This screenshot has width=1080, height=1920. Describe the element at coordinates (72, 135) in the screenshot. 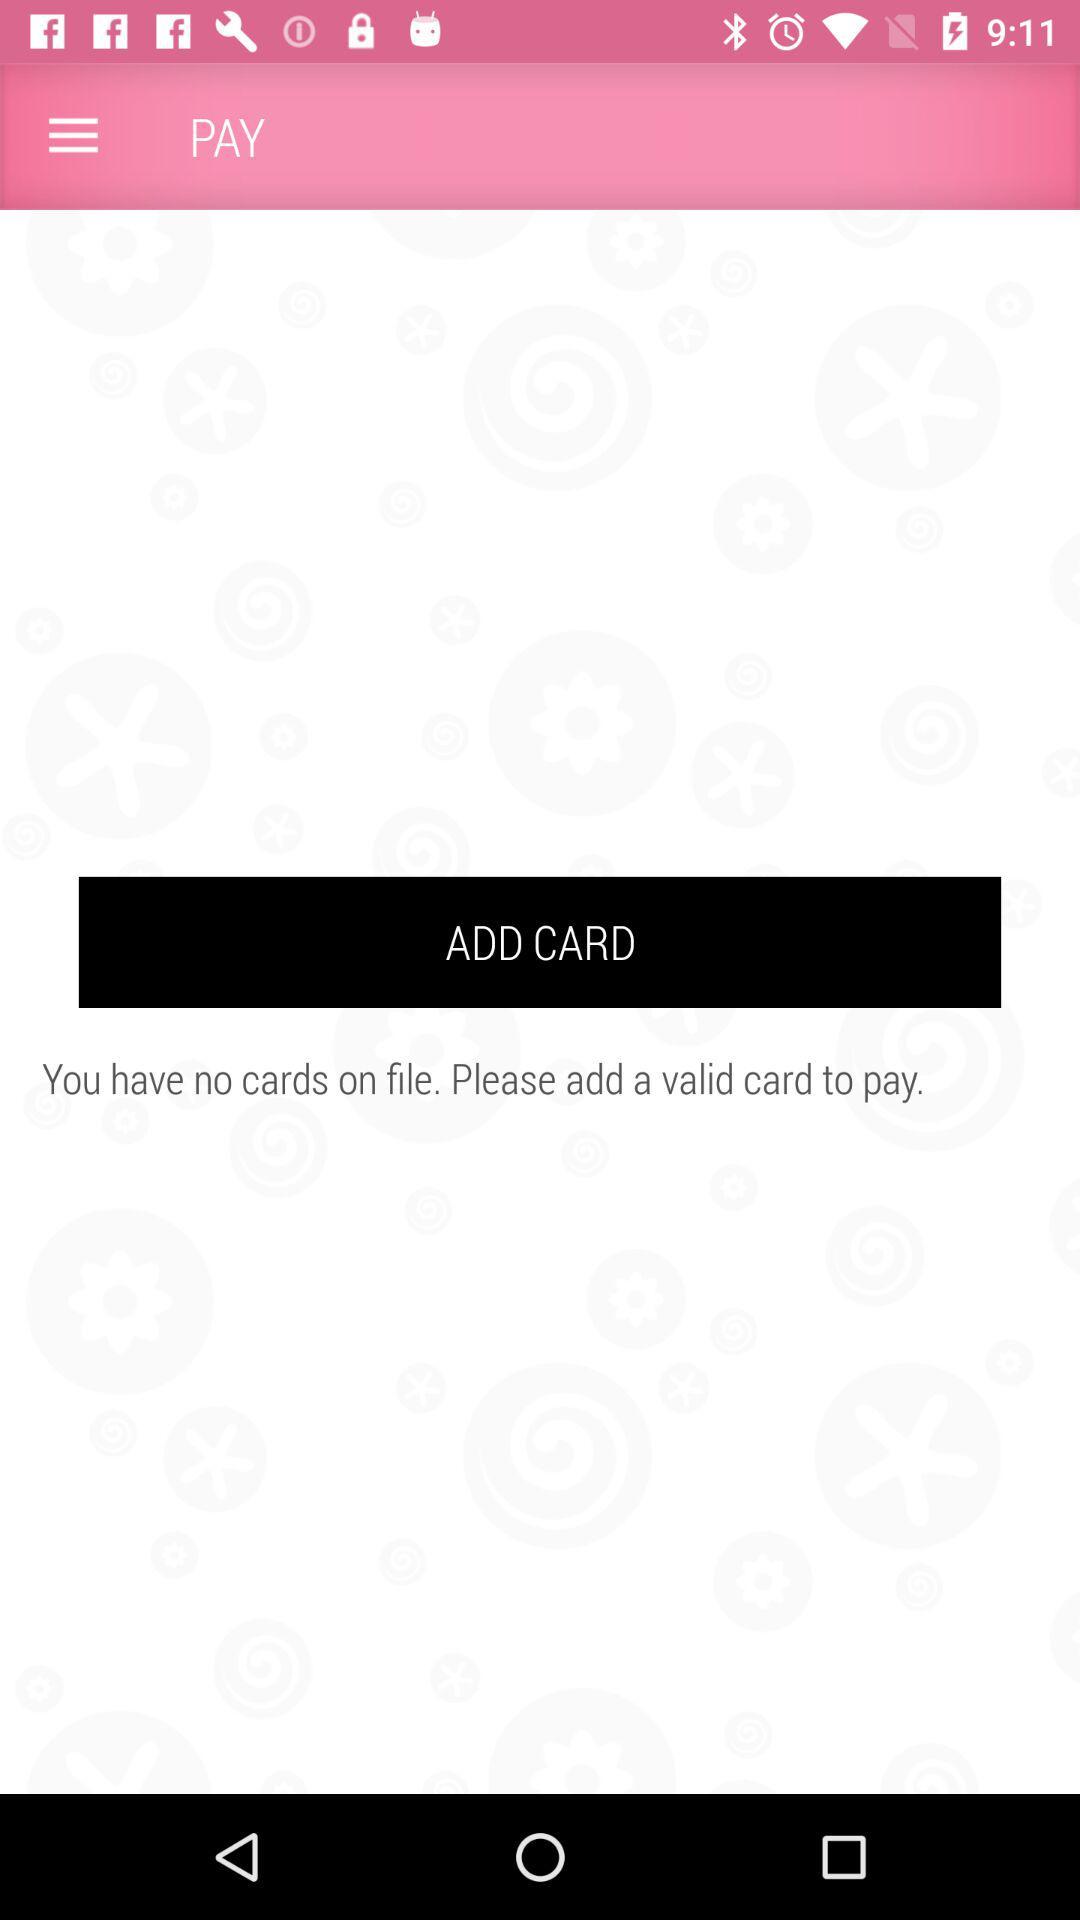

I see `the icon above add card item` at that location.